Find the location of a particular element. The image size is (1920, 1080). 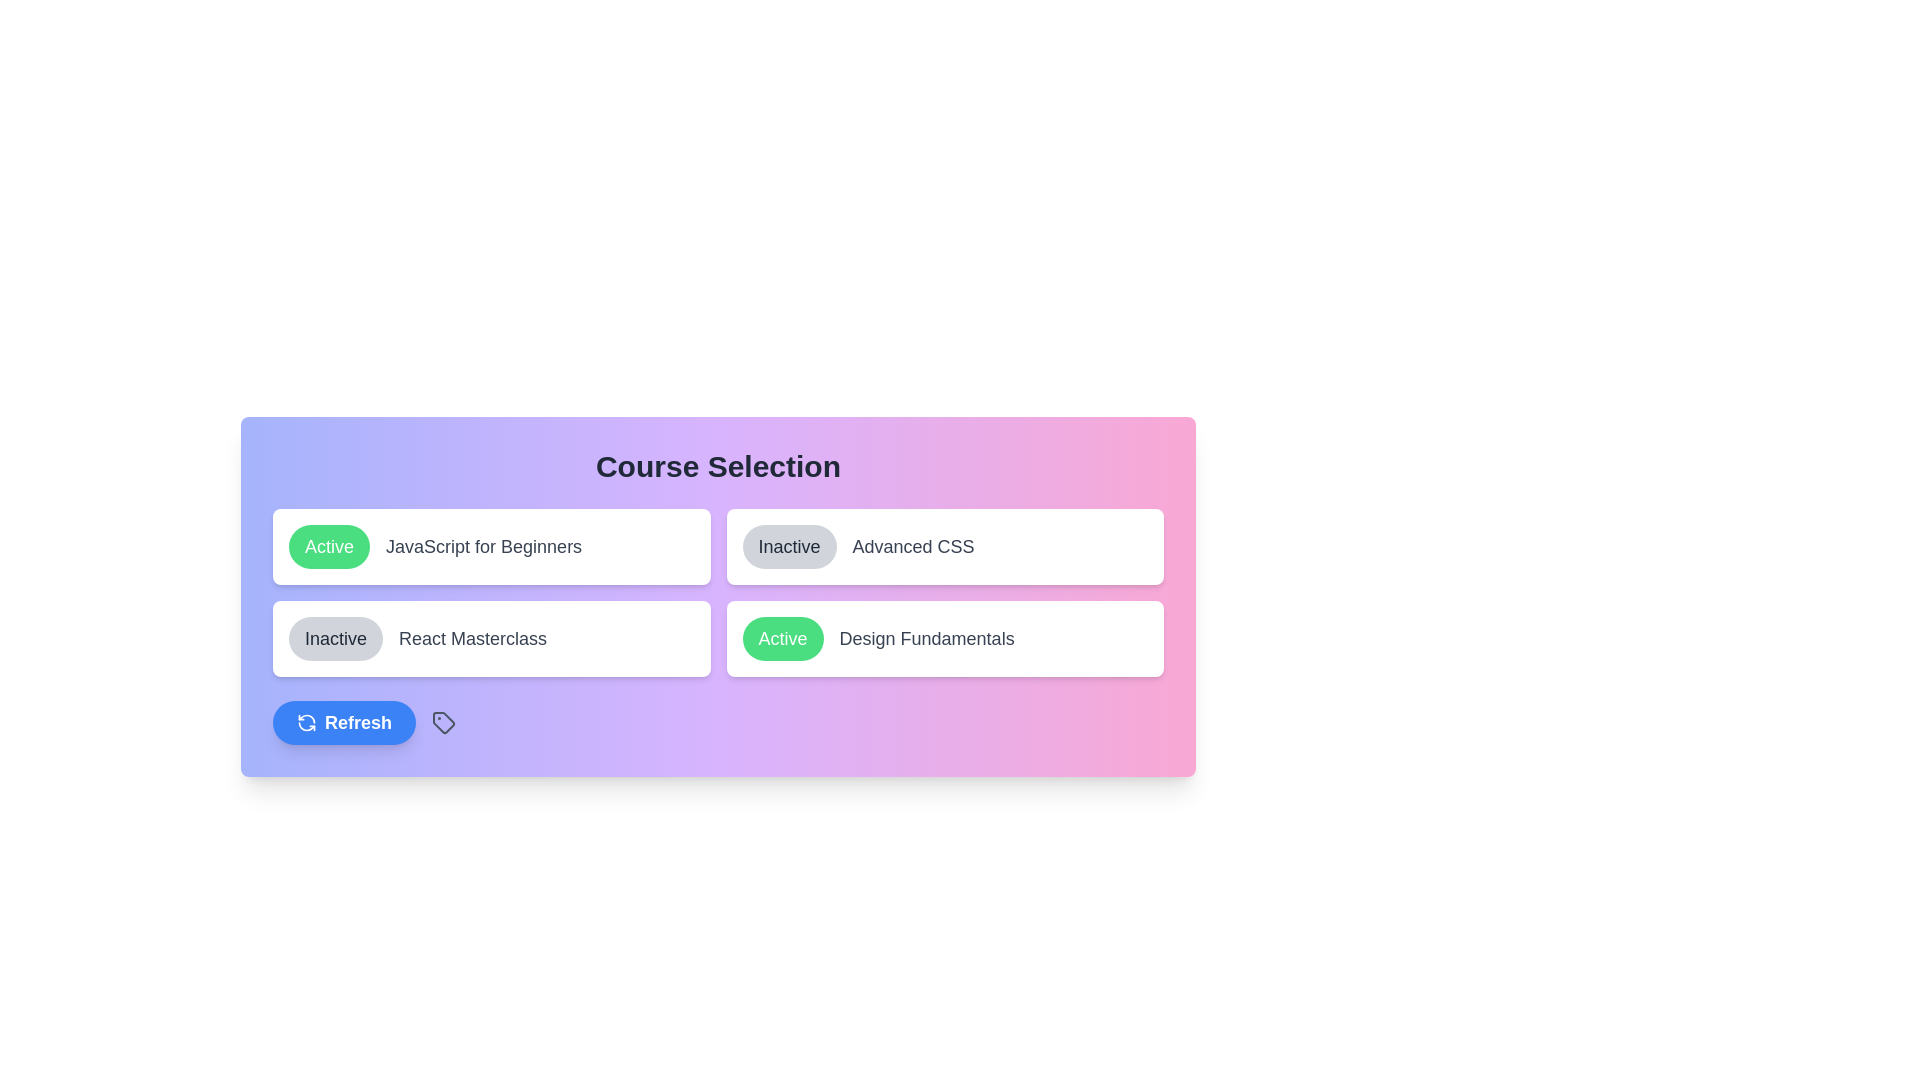

the refresh icon located on the left side of the 'Refresh' button in the 'Course Selection' card interface is located at coordinates (306, 722).